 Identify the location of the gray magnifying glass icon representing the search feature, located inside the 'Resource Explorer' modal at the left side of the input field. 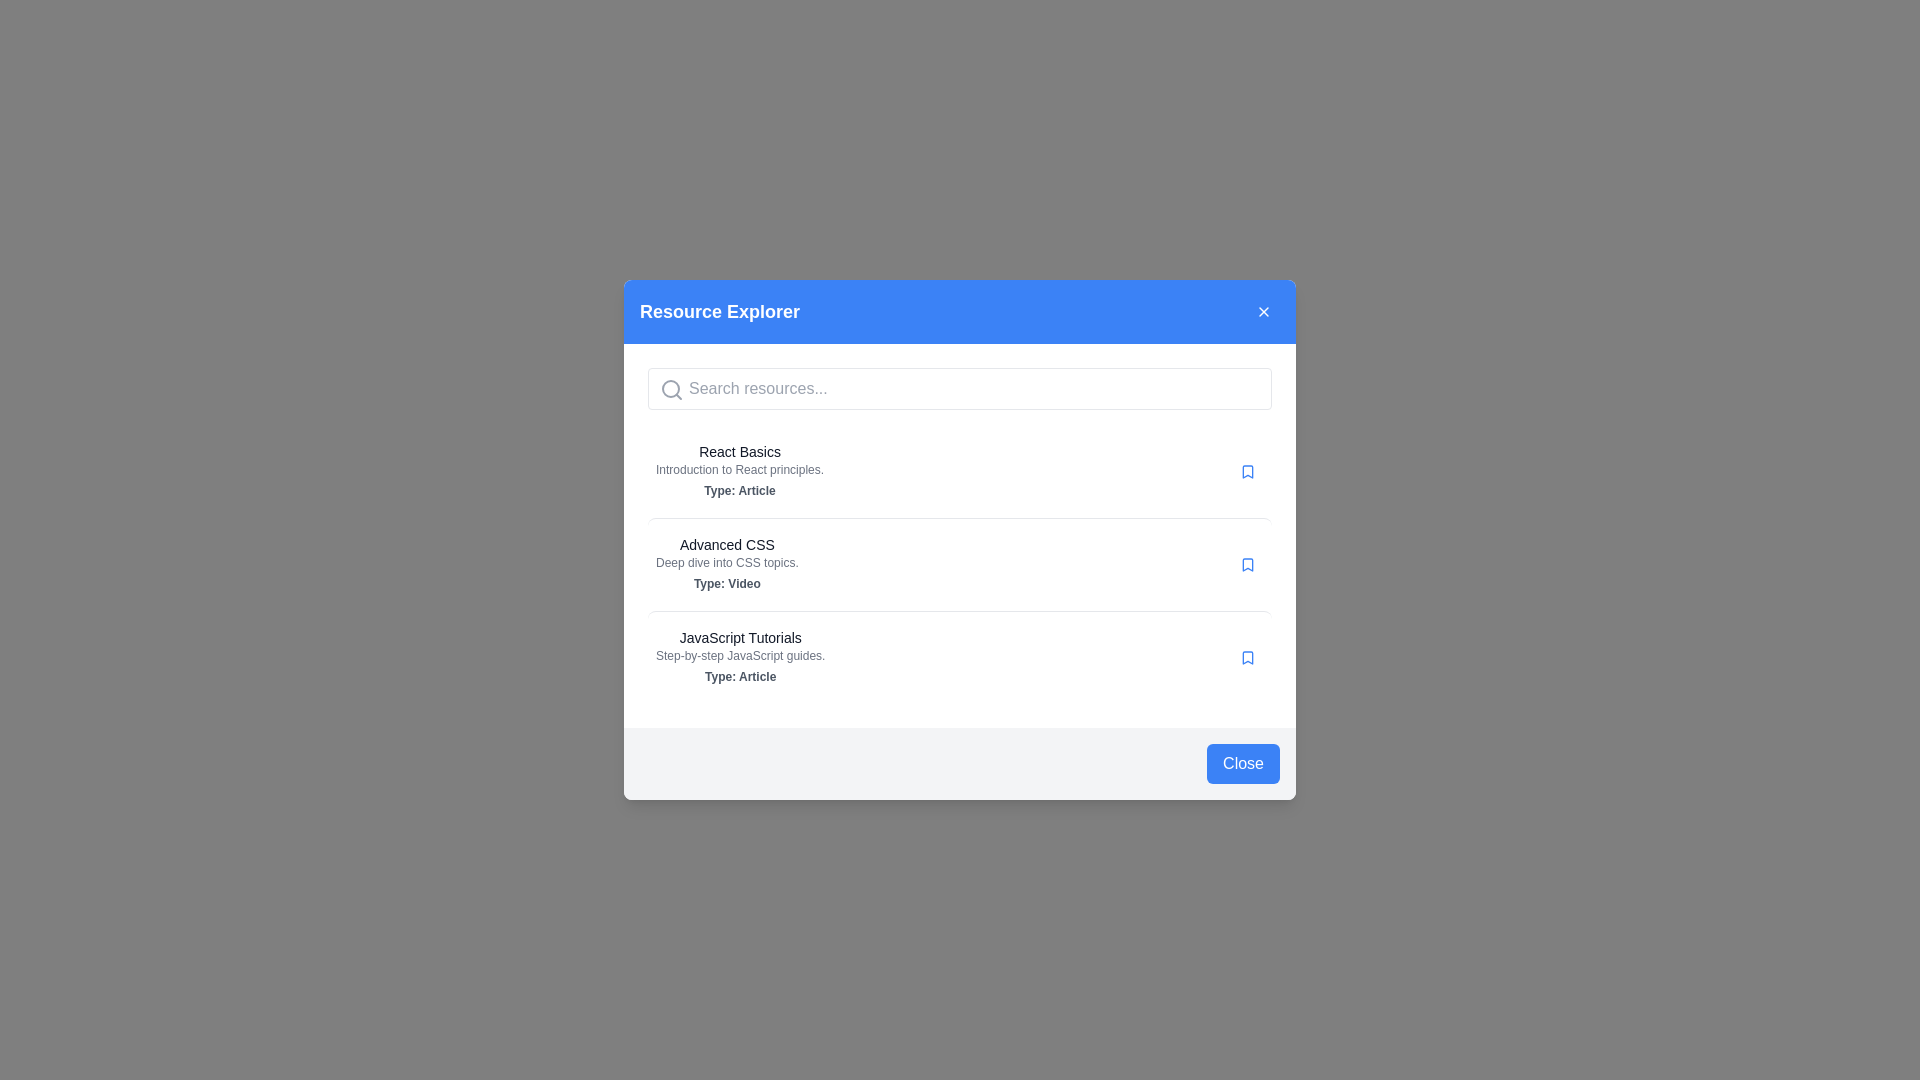
(672, 389).